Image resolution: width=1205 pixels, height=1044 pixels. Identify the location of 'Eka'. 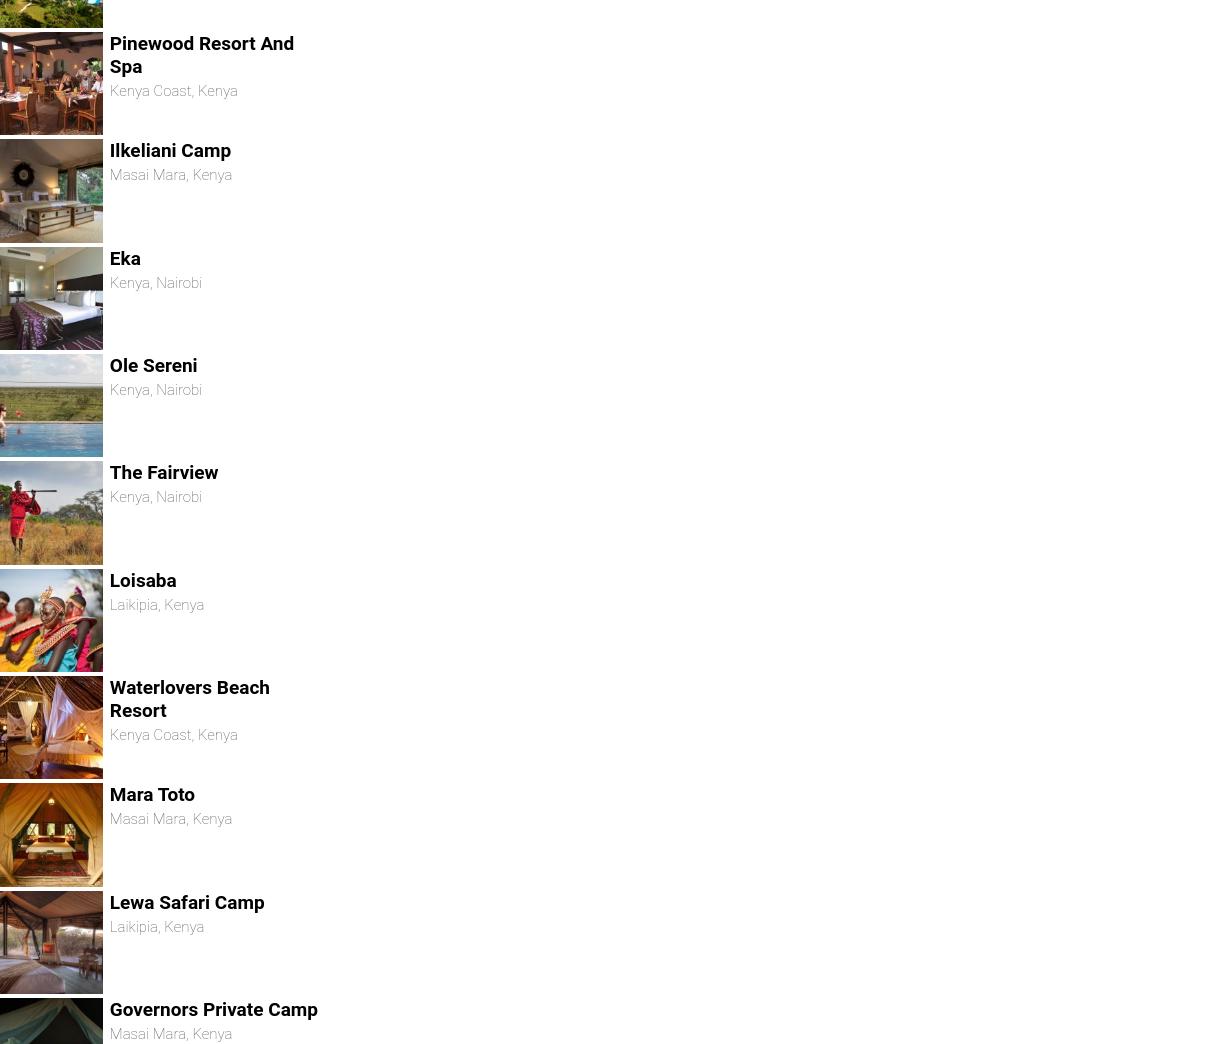
(108, 257).